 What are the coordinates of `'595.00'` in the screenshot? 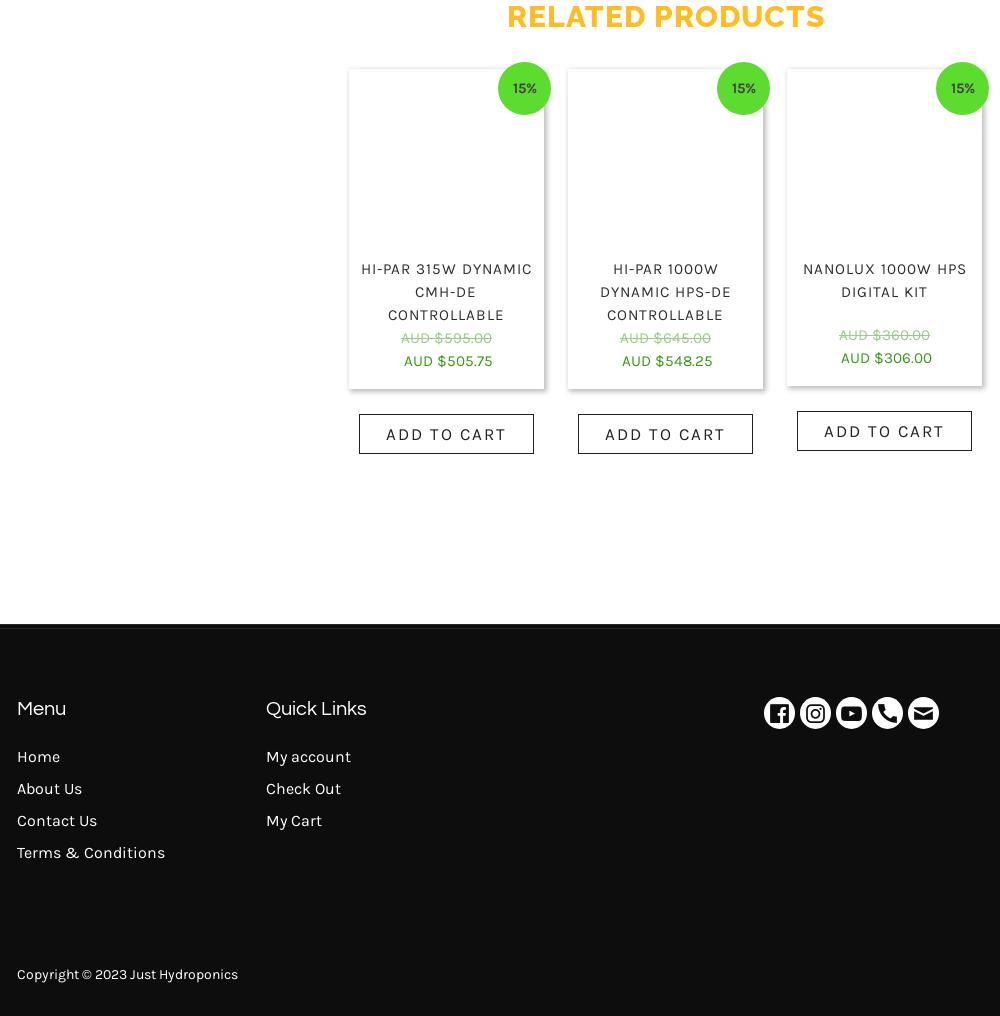 It's located at (466, 337).